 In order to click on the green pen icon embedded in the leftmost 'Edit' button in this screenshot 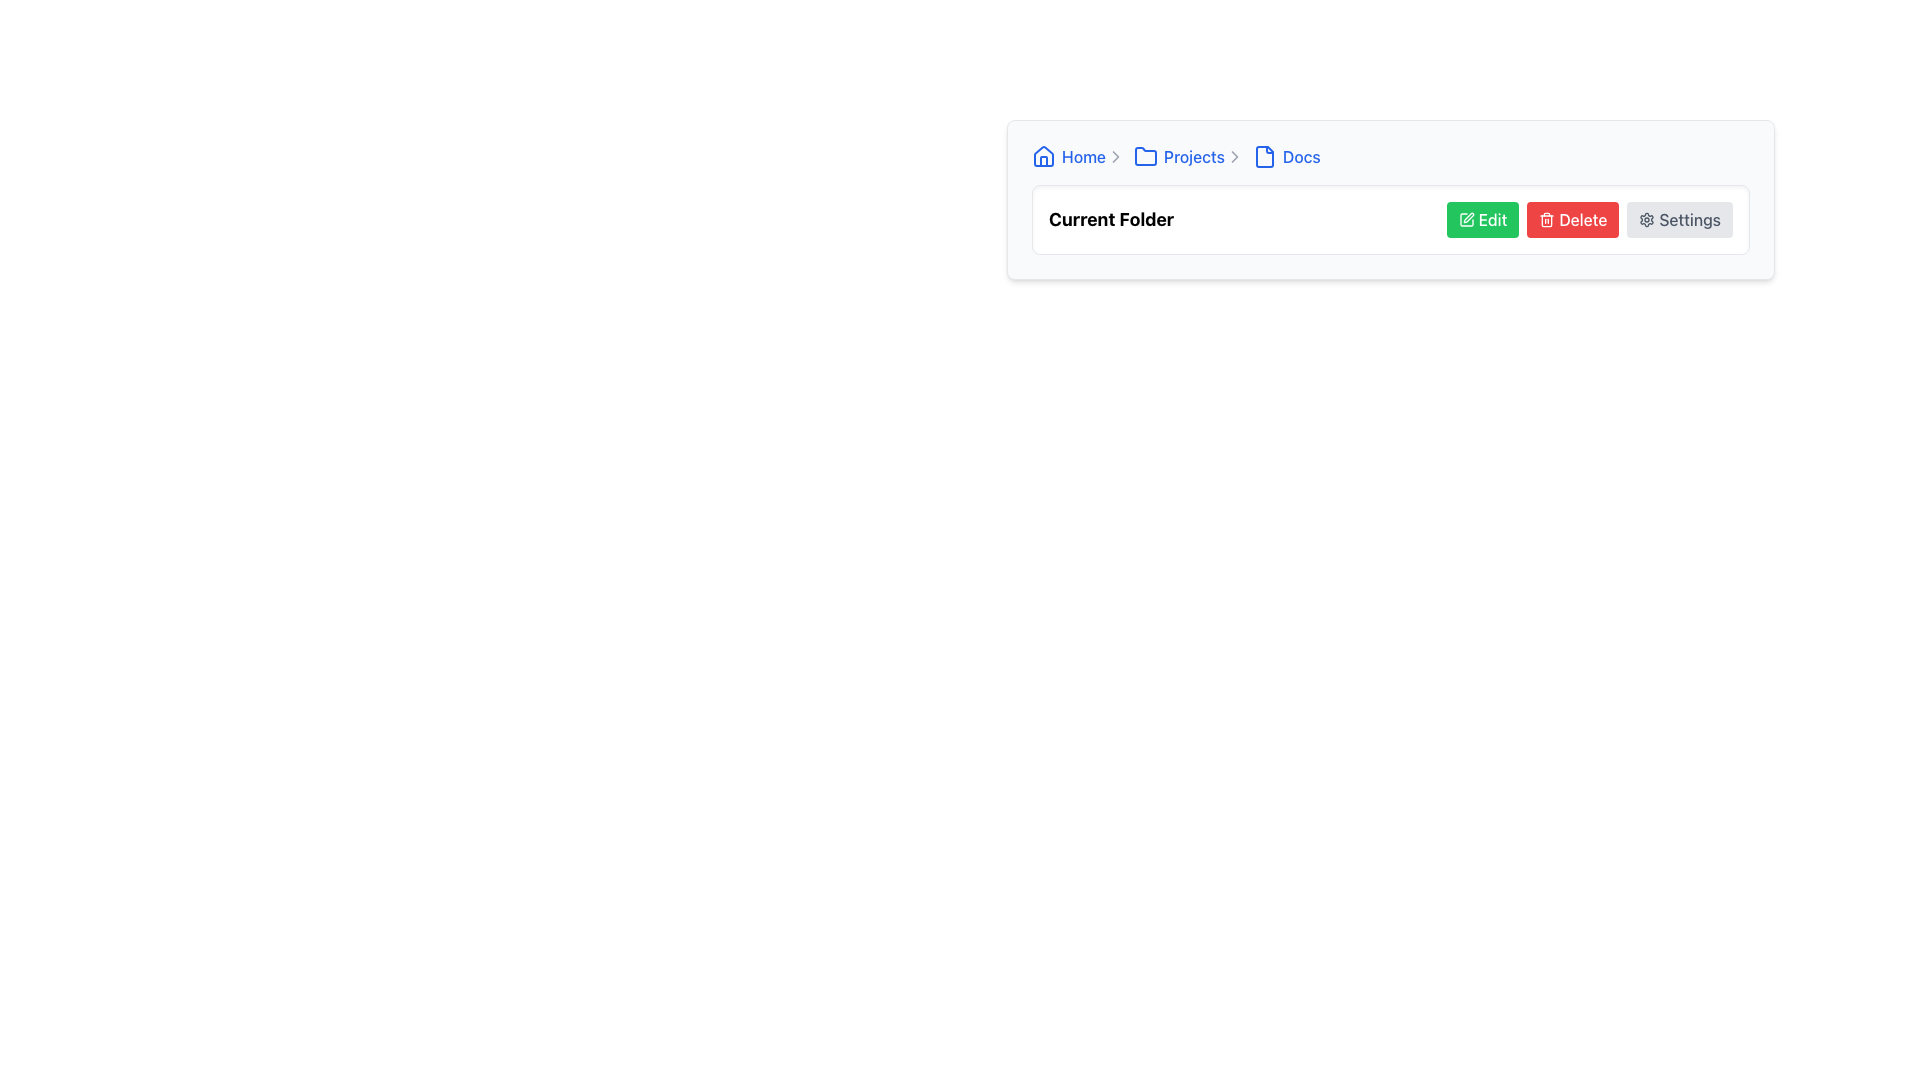, I will do `click(1466, 219)`.